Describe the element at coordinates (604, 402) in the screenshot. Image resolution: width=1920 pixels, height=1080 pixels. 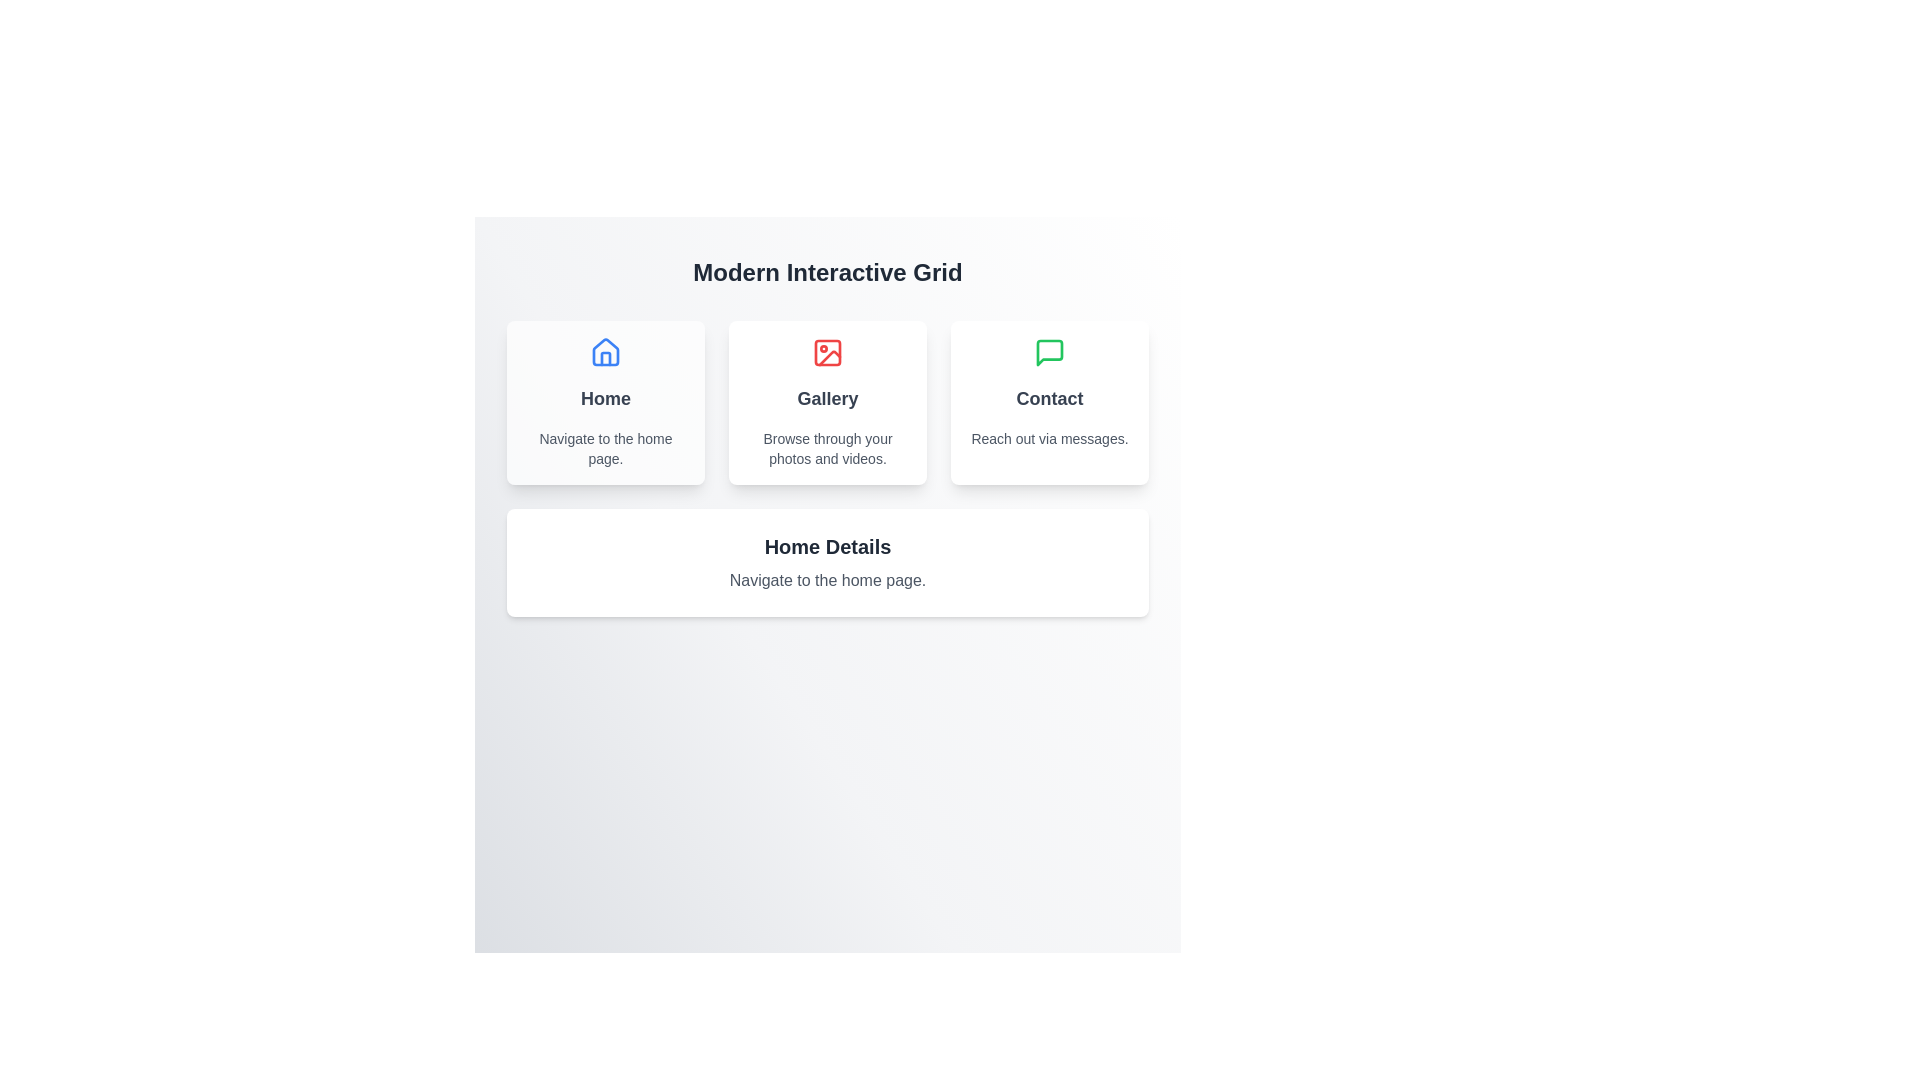
I see `the Interactive Card located at the far-left of the grid to trigger a scaling visual effect` at that location.